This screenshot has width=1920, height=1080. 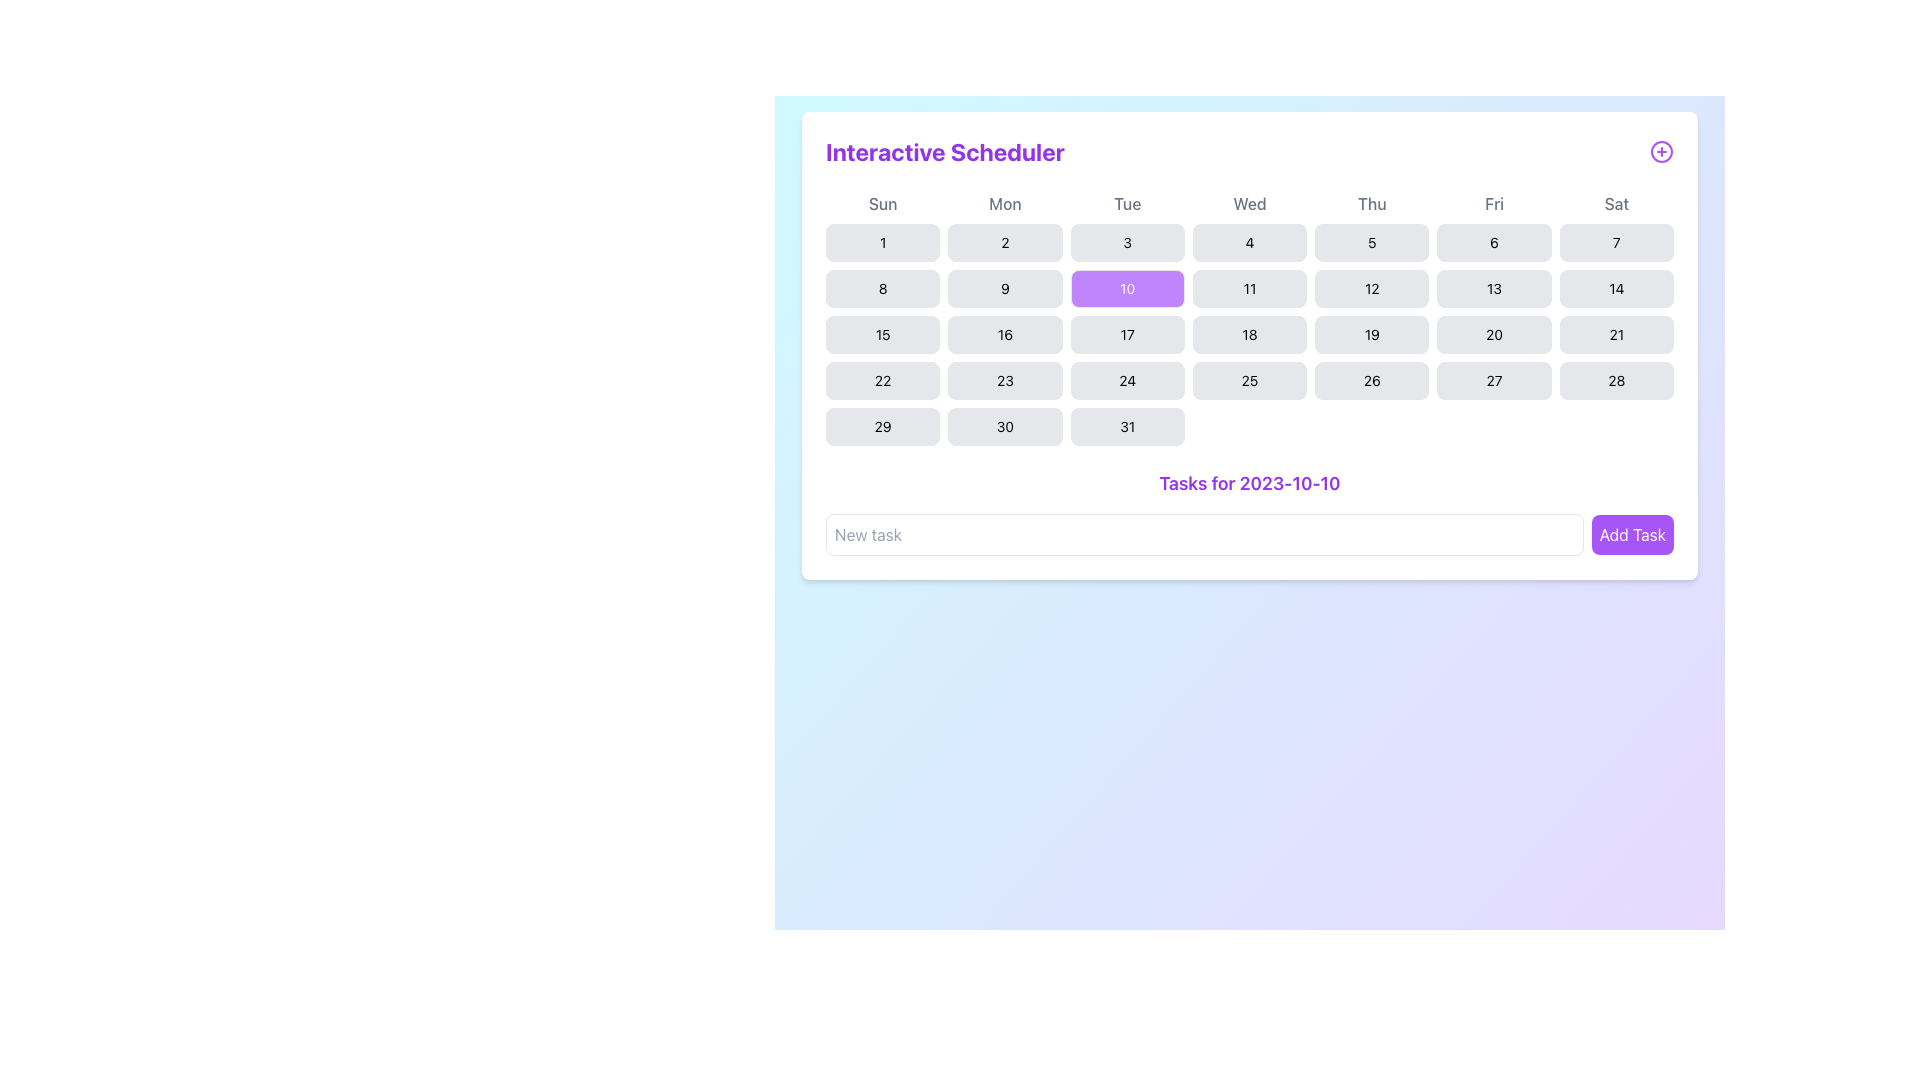 What do you see at coordinates (1248, 381) in the screenshot?
I see `the rectangular button with rounded corners displaying the number '25' in black text, located in the 7th row and 4th column of the calendar grid` at bounding box center [1248, 381].